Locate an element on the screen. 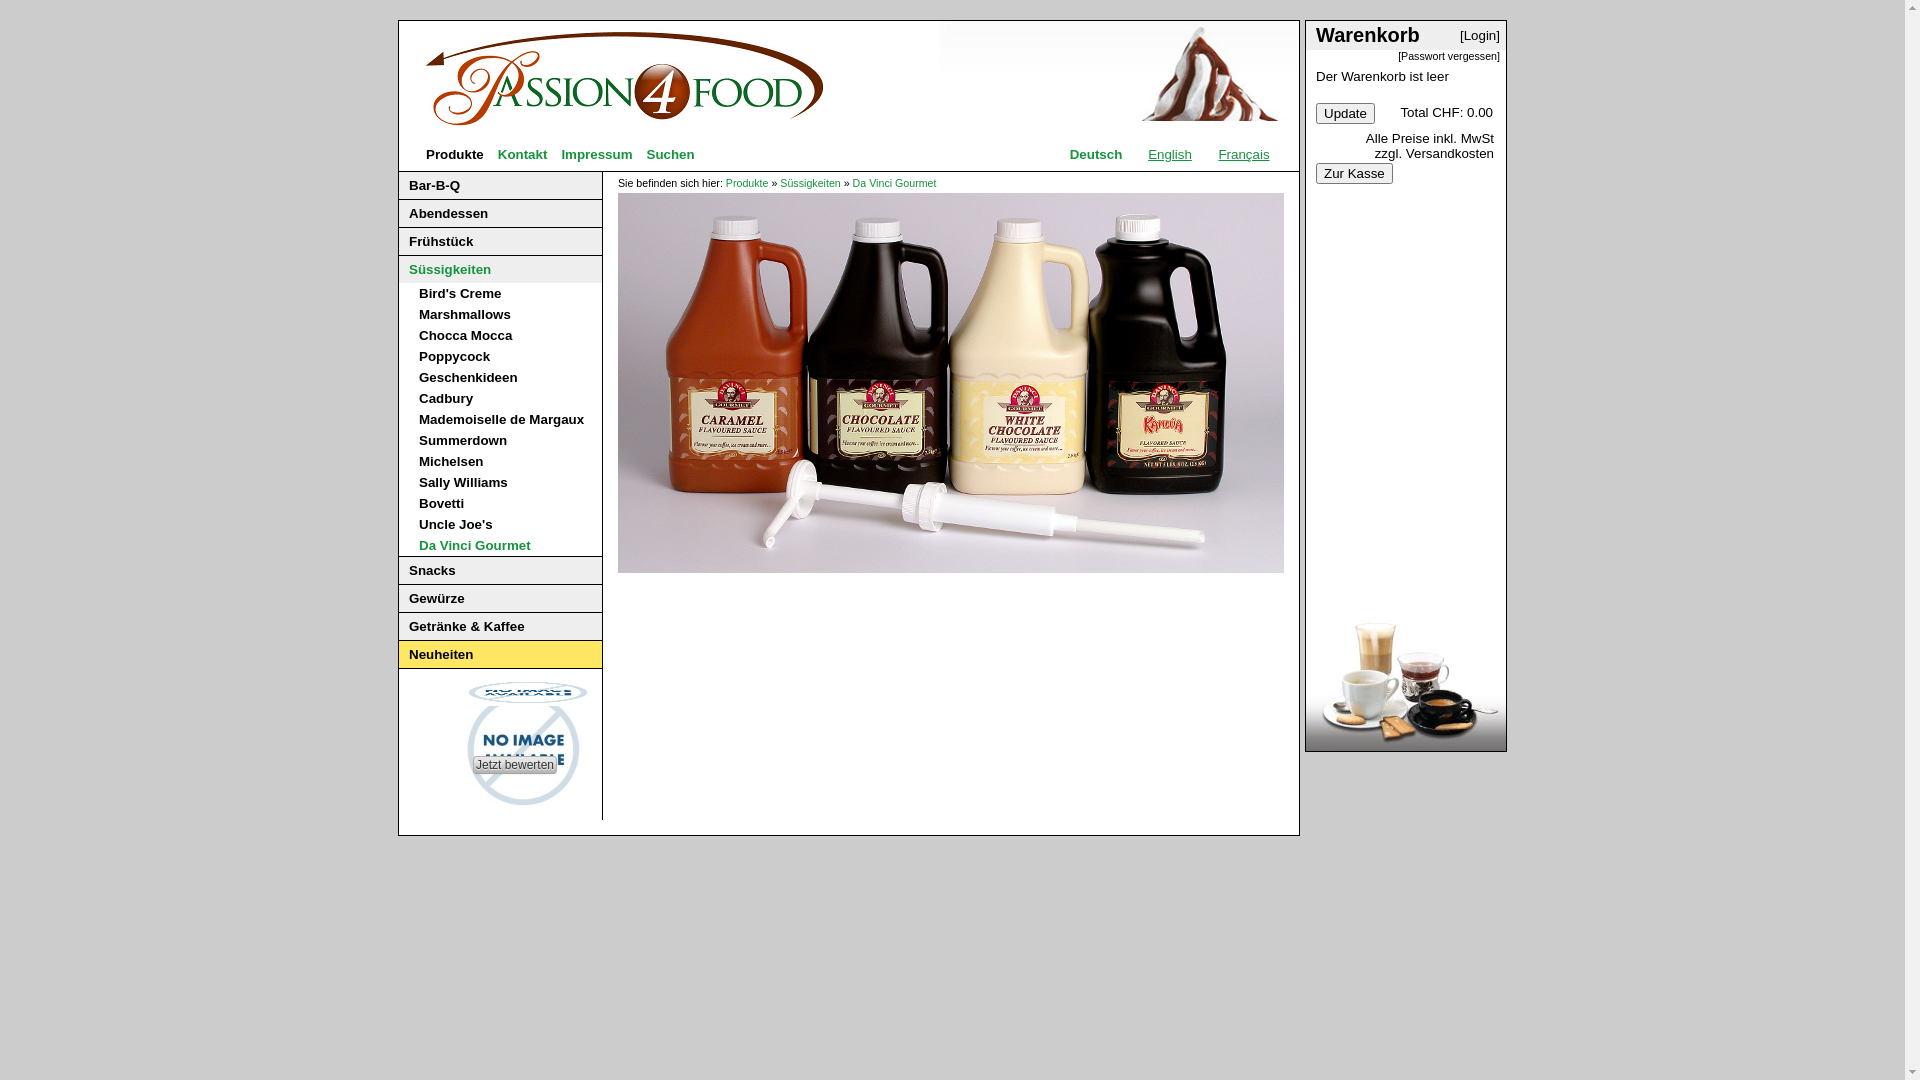 This screenshot has width=1920, height=1080. 'Abendessen' is located at coordinates (447, 213).